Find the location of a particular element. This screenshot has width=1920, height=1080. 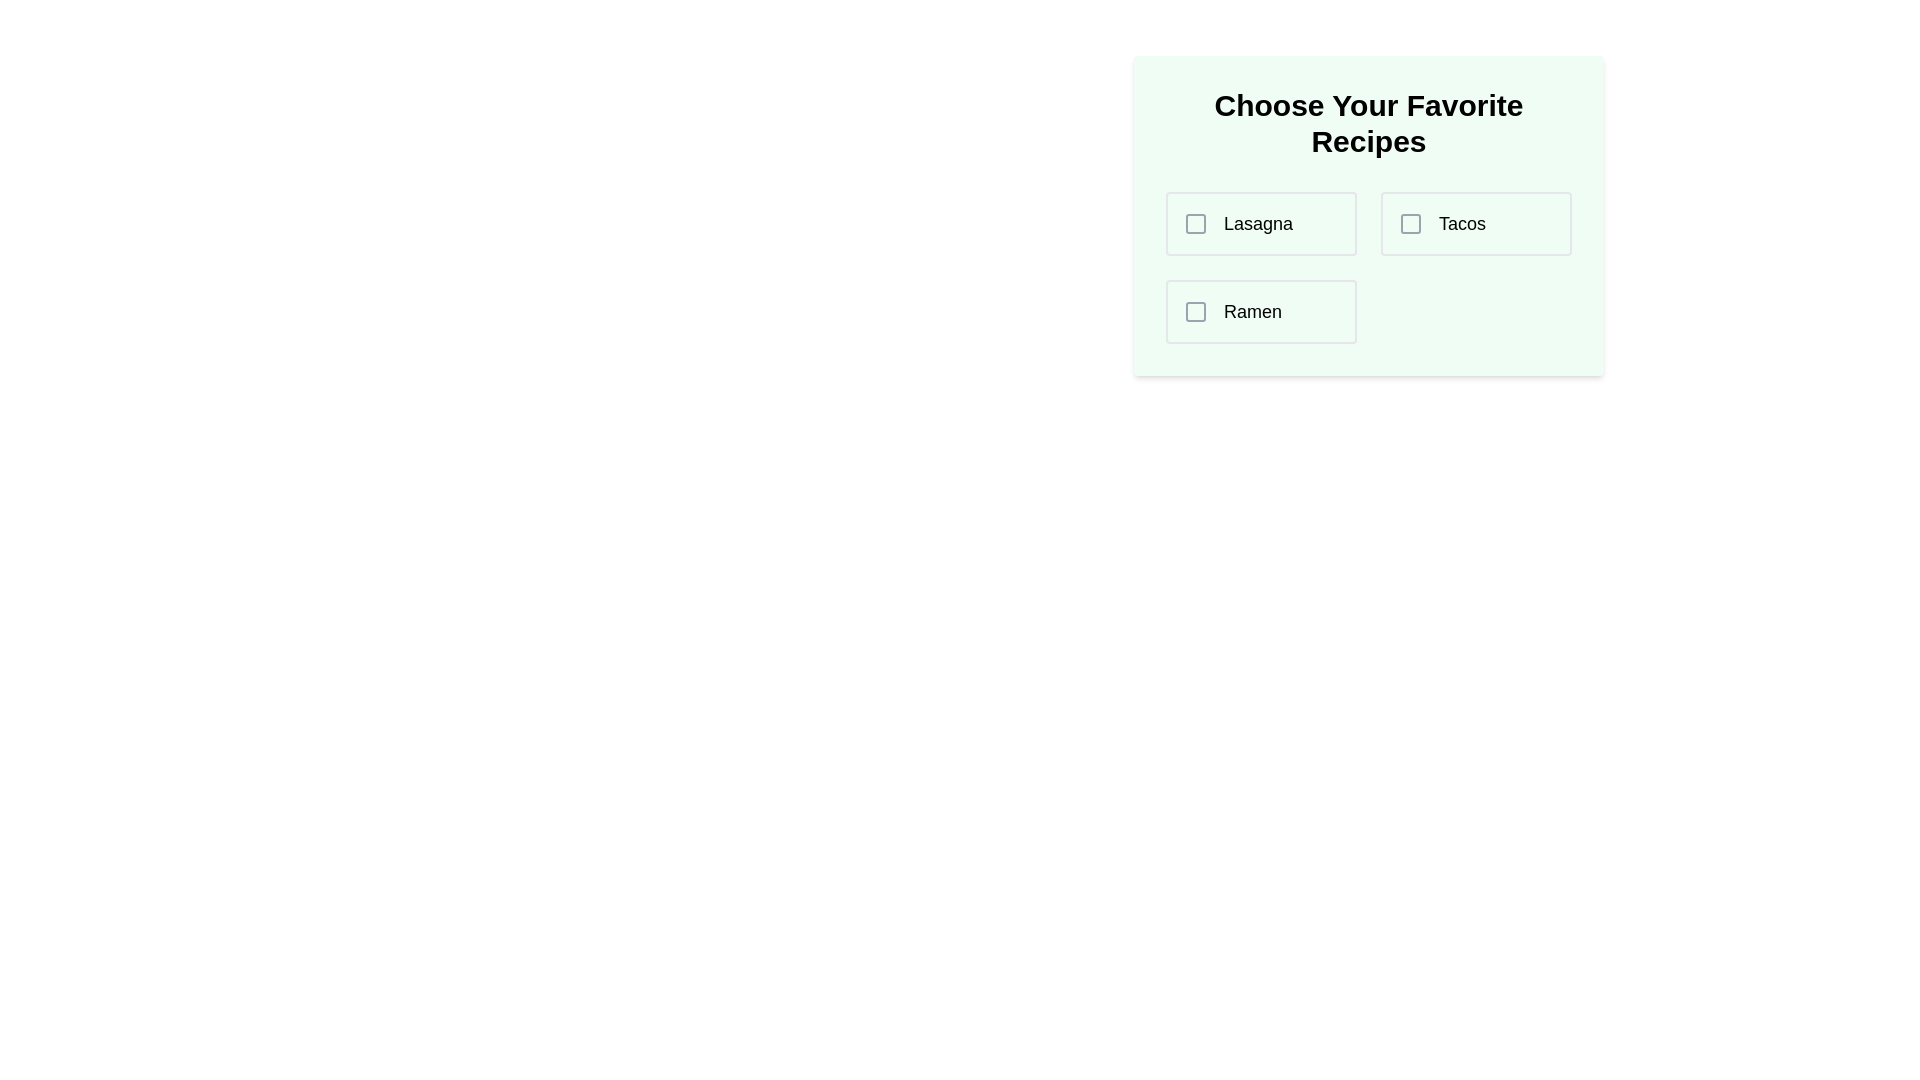

the 'Ramen' label to associate it with the checkbox to its left is located at coordinates (1251, 312).